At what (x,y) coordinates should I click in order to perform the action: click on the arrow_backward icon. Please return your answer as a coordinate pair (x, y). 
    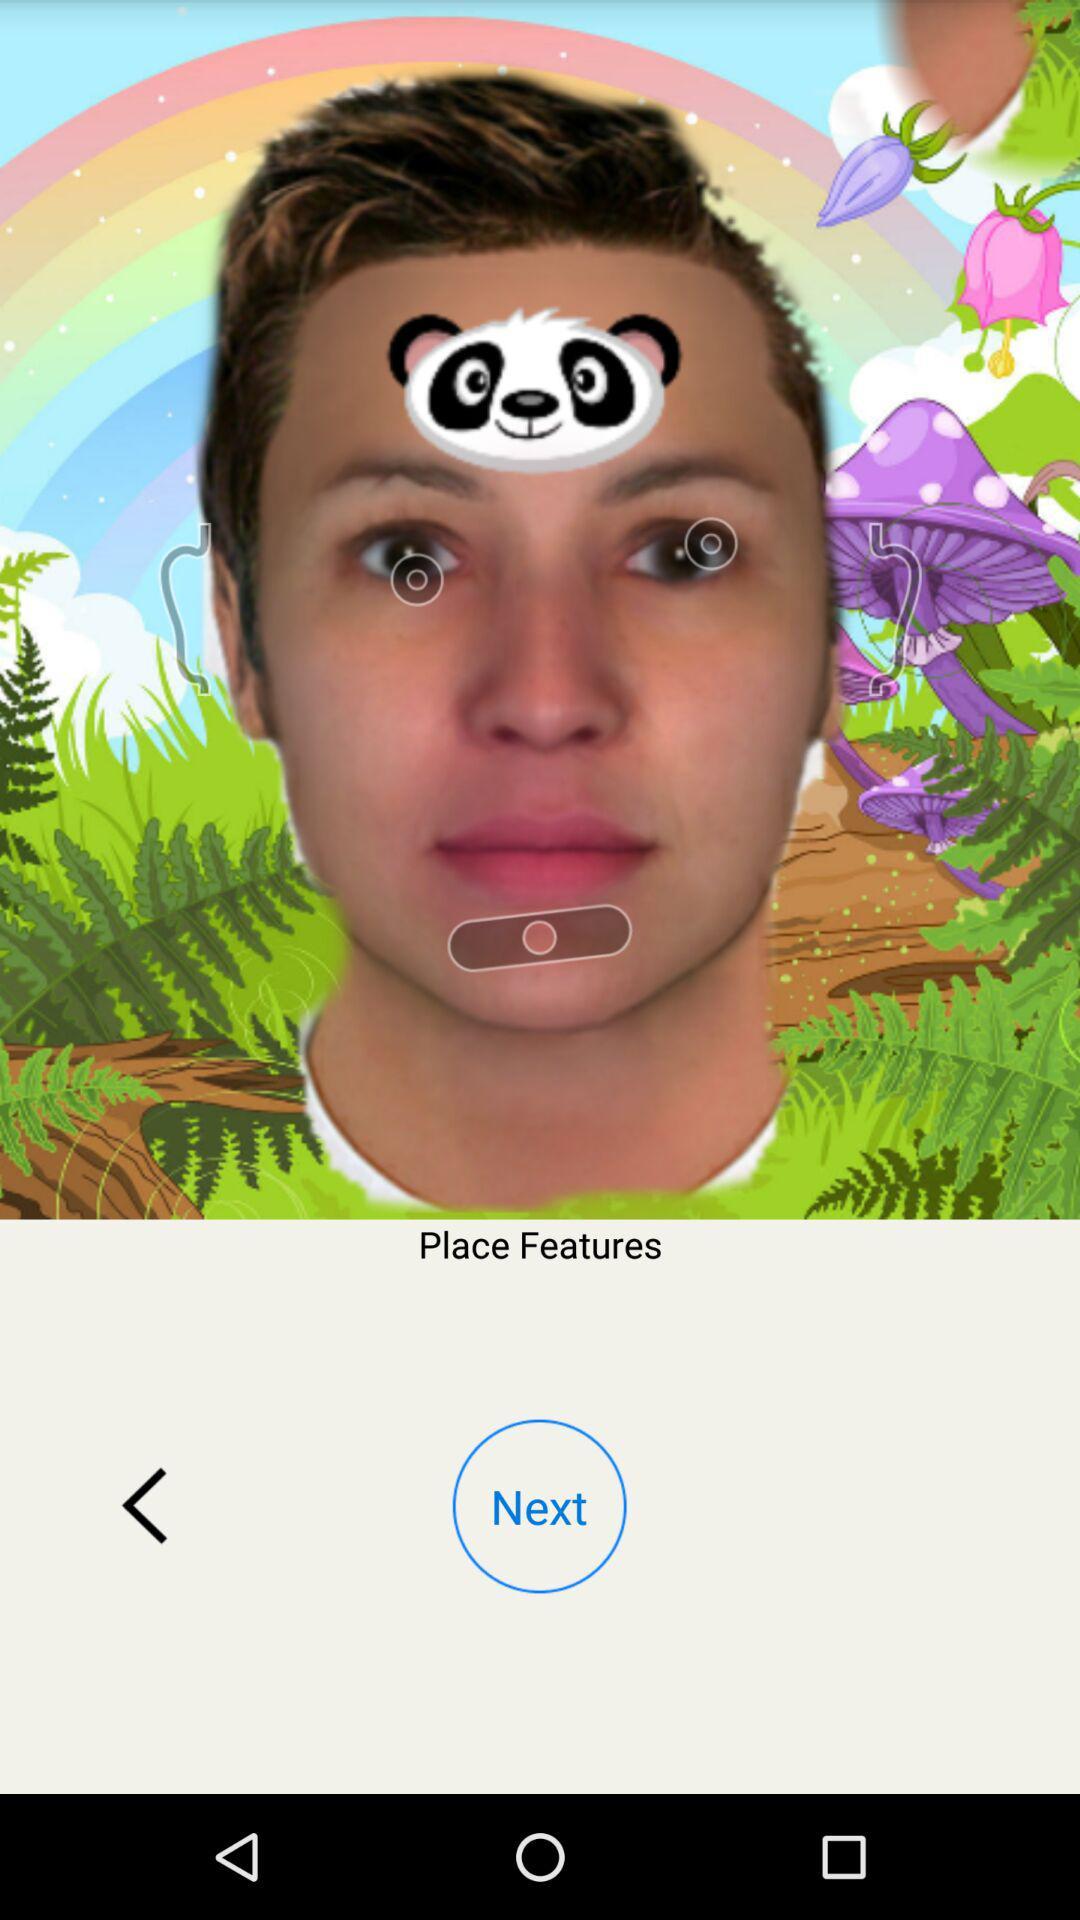
    Looking at the image, I should click on (144, 1612).